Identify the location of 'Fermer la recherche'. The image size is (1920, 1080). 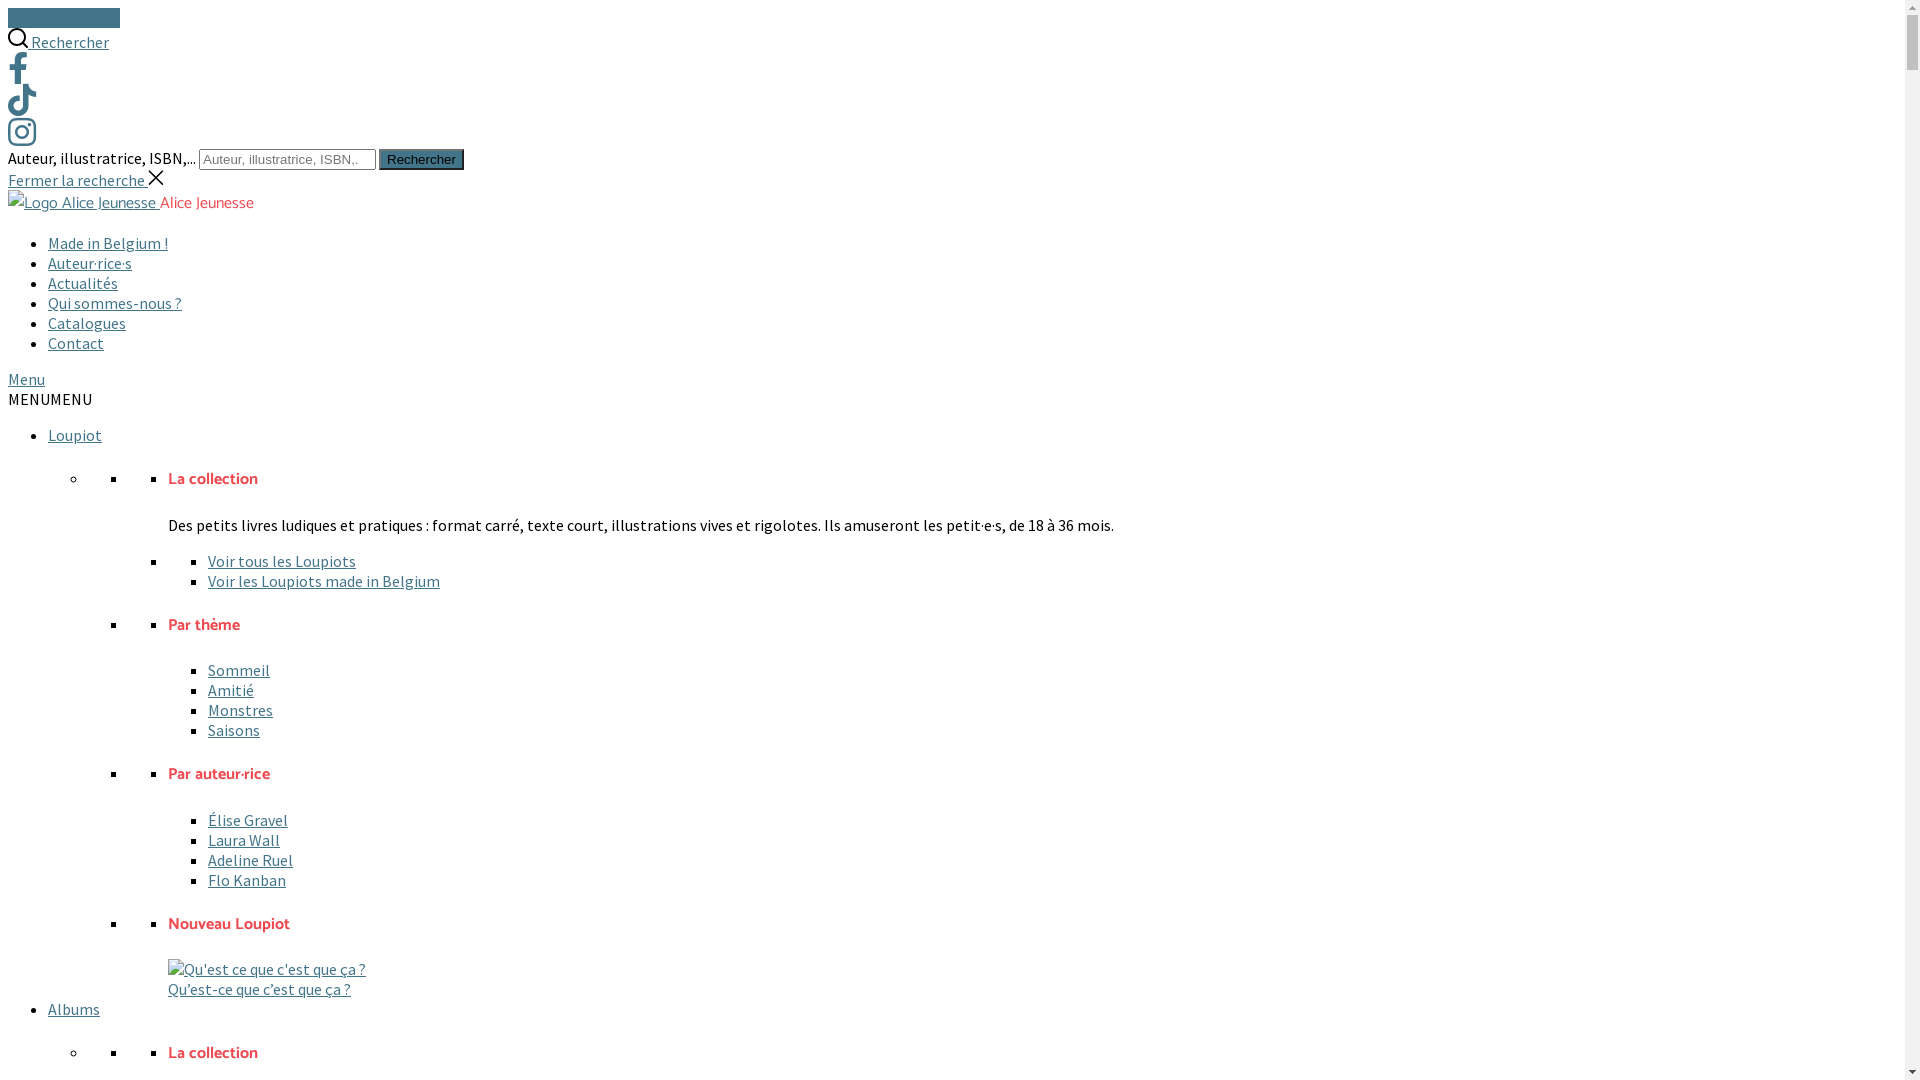
(85, 180).